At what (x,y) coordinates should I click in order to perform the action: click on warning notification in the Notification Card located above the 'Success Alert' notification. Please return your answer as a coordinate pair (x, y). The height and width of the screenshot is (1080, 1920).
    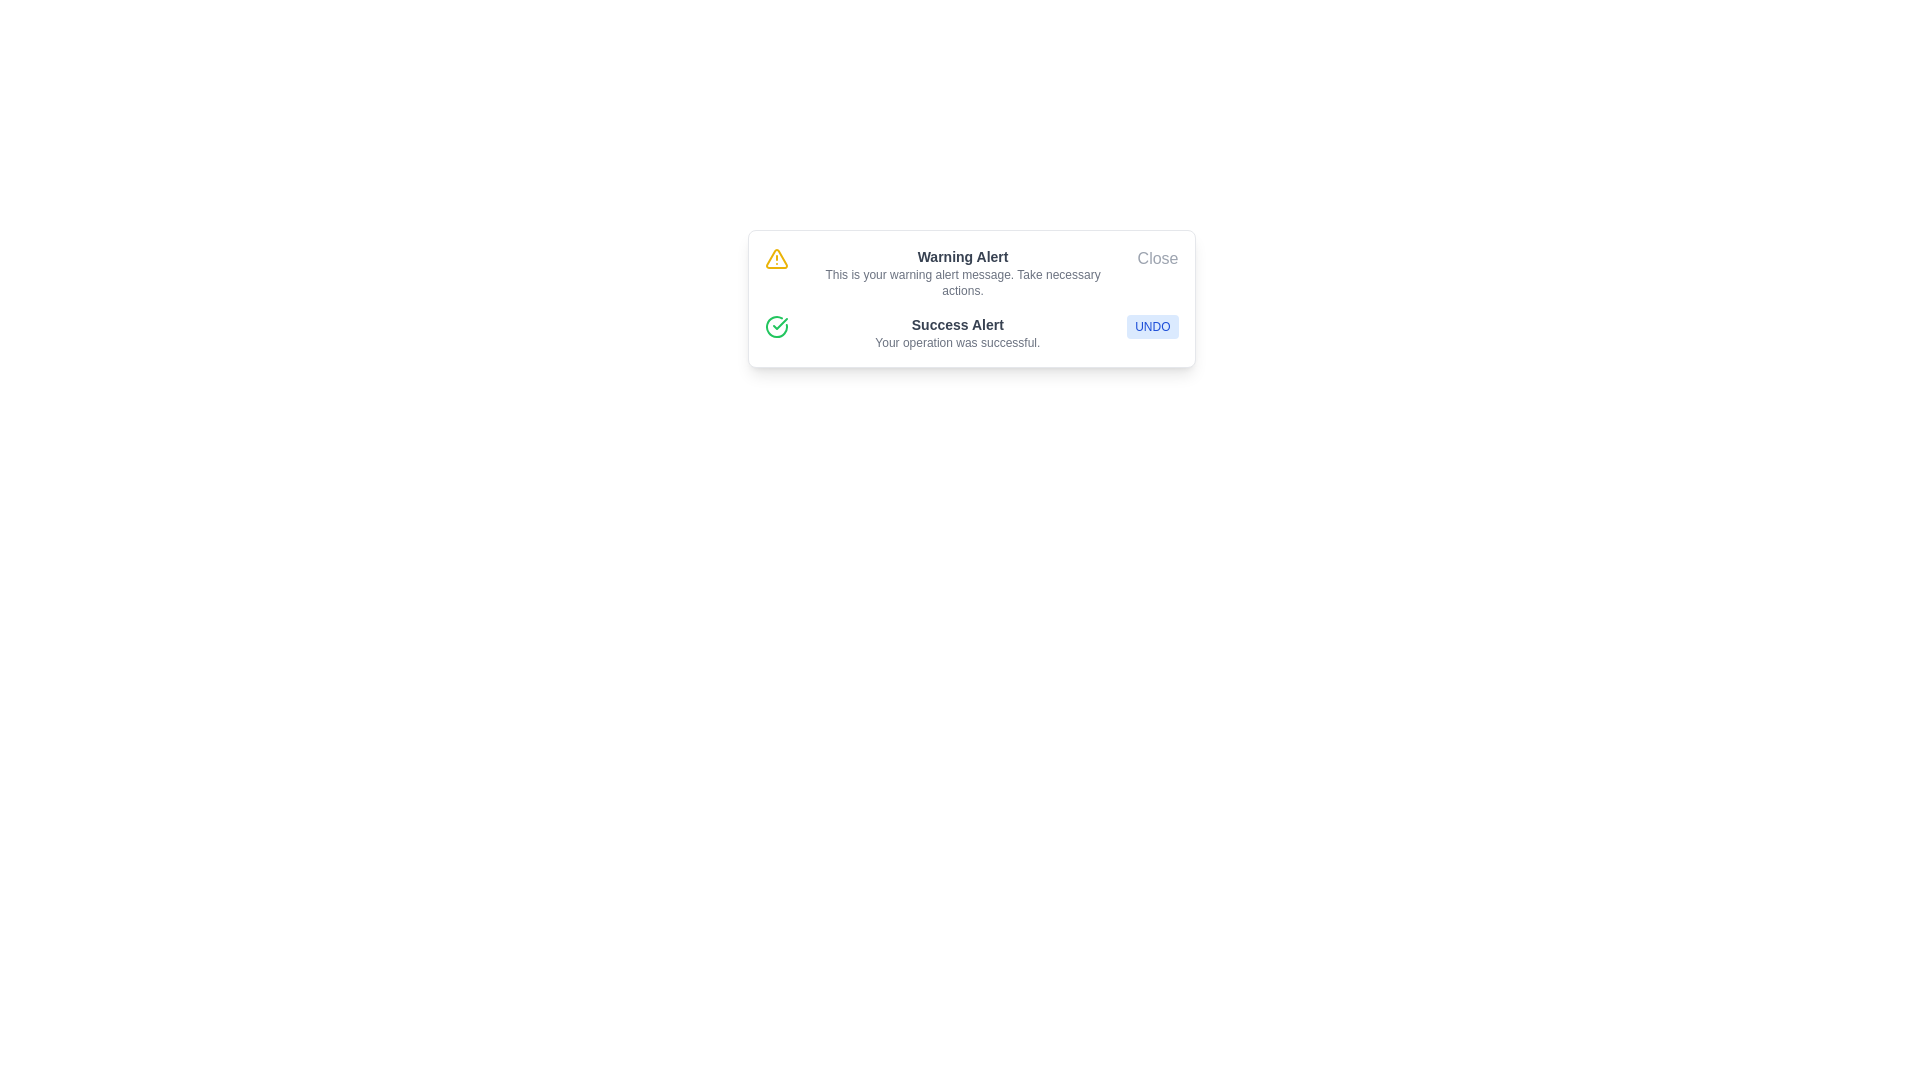
    Looking at the image, I should click on (971, 273).